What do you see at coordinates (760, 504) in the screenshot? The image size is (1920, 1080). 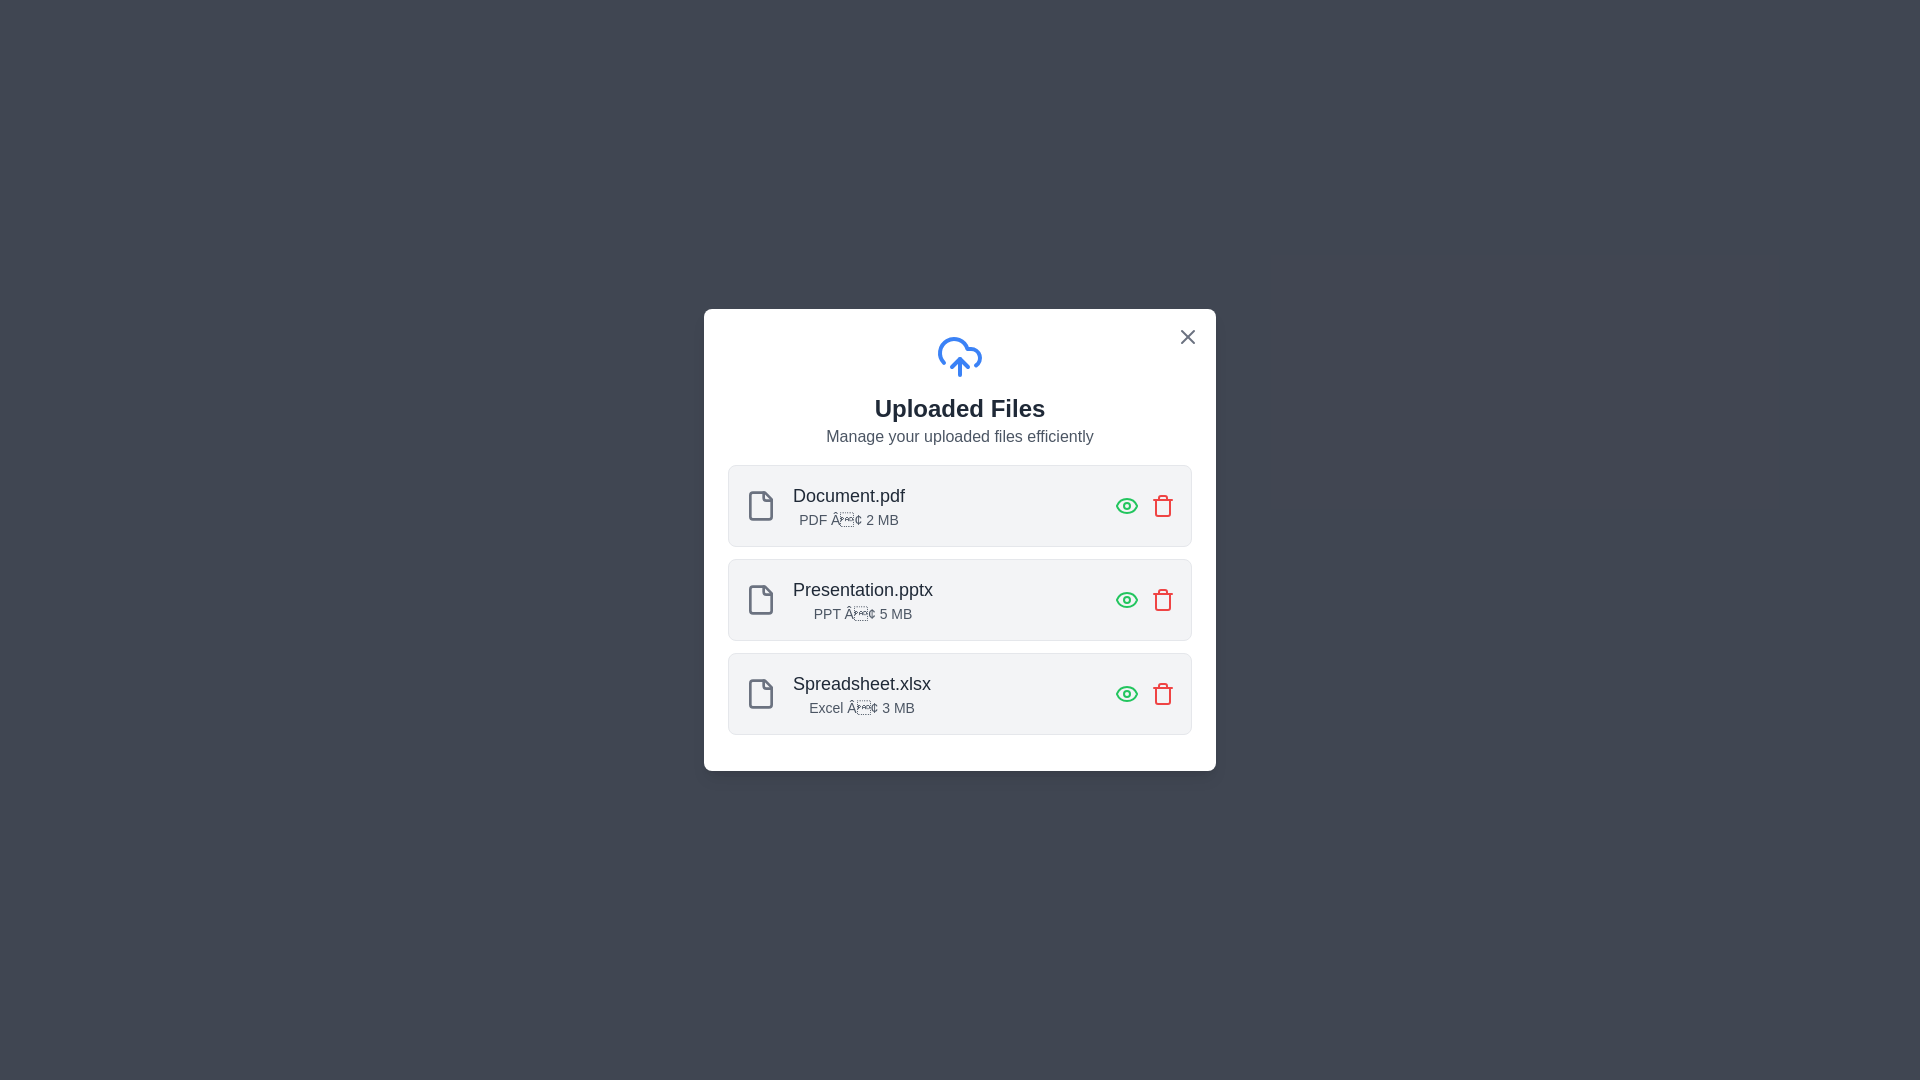 I see `the document icon representing 'Document.pdf' in the uploaded files list, located to the left of the file name and above its size` at bounding box center [760, 504].